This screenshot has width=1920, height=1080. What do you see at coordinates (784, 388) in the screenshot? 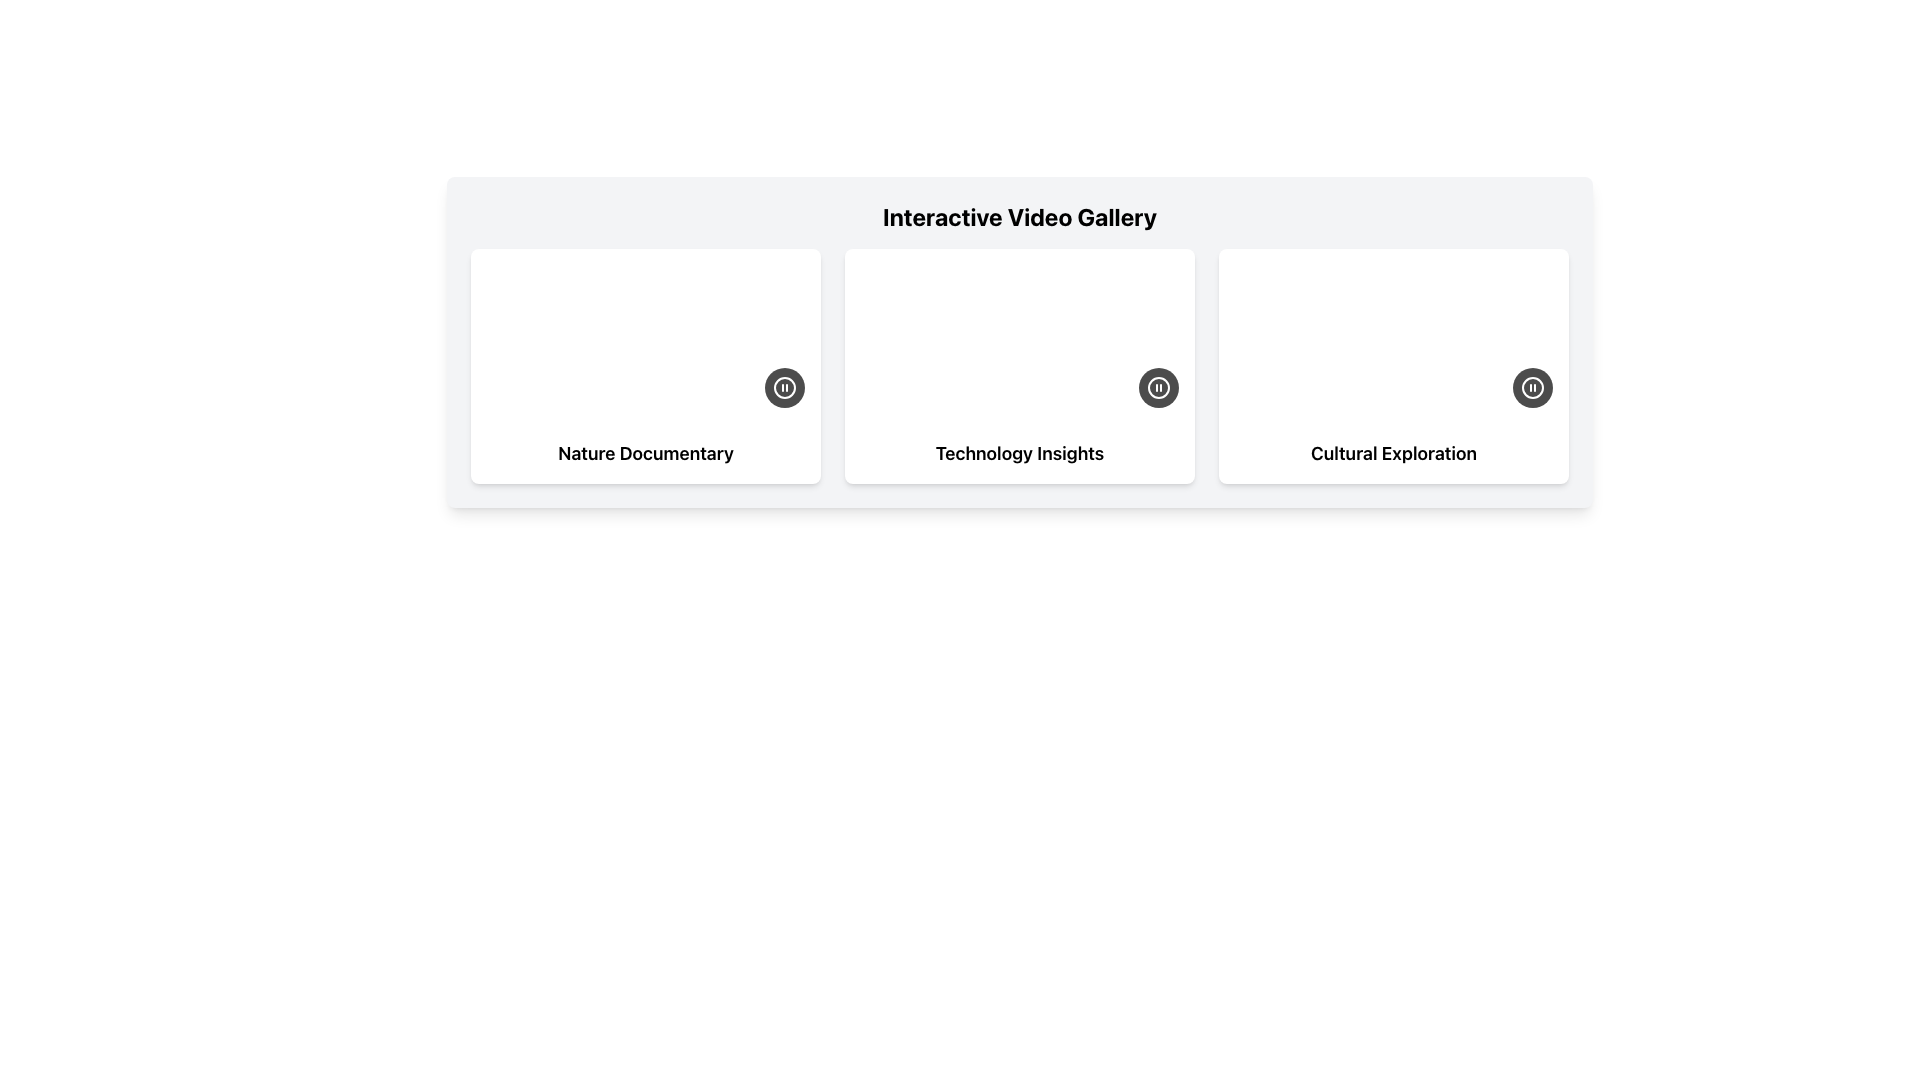
I see `the Graphical SVG element within the button-like icon of the 'Nature Documentary' card, which is the first card from the left in a horizontal arrangement of three cards` at bounding box center [784, 388].